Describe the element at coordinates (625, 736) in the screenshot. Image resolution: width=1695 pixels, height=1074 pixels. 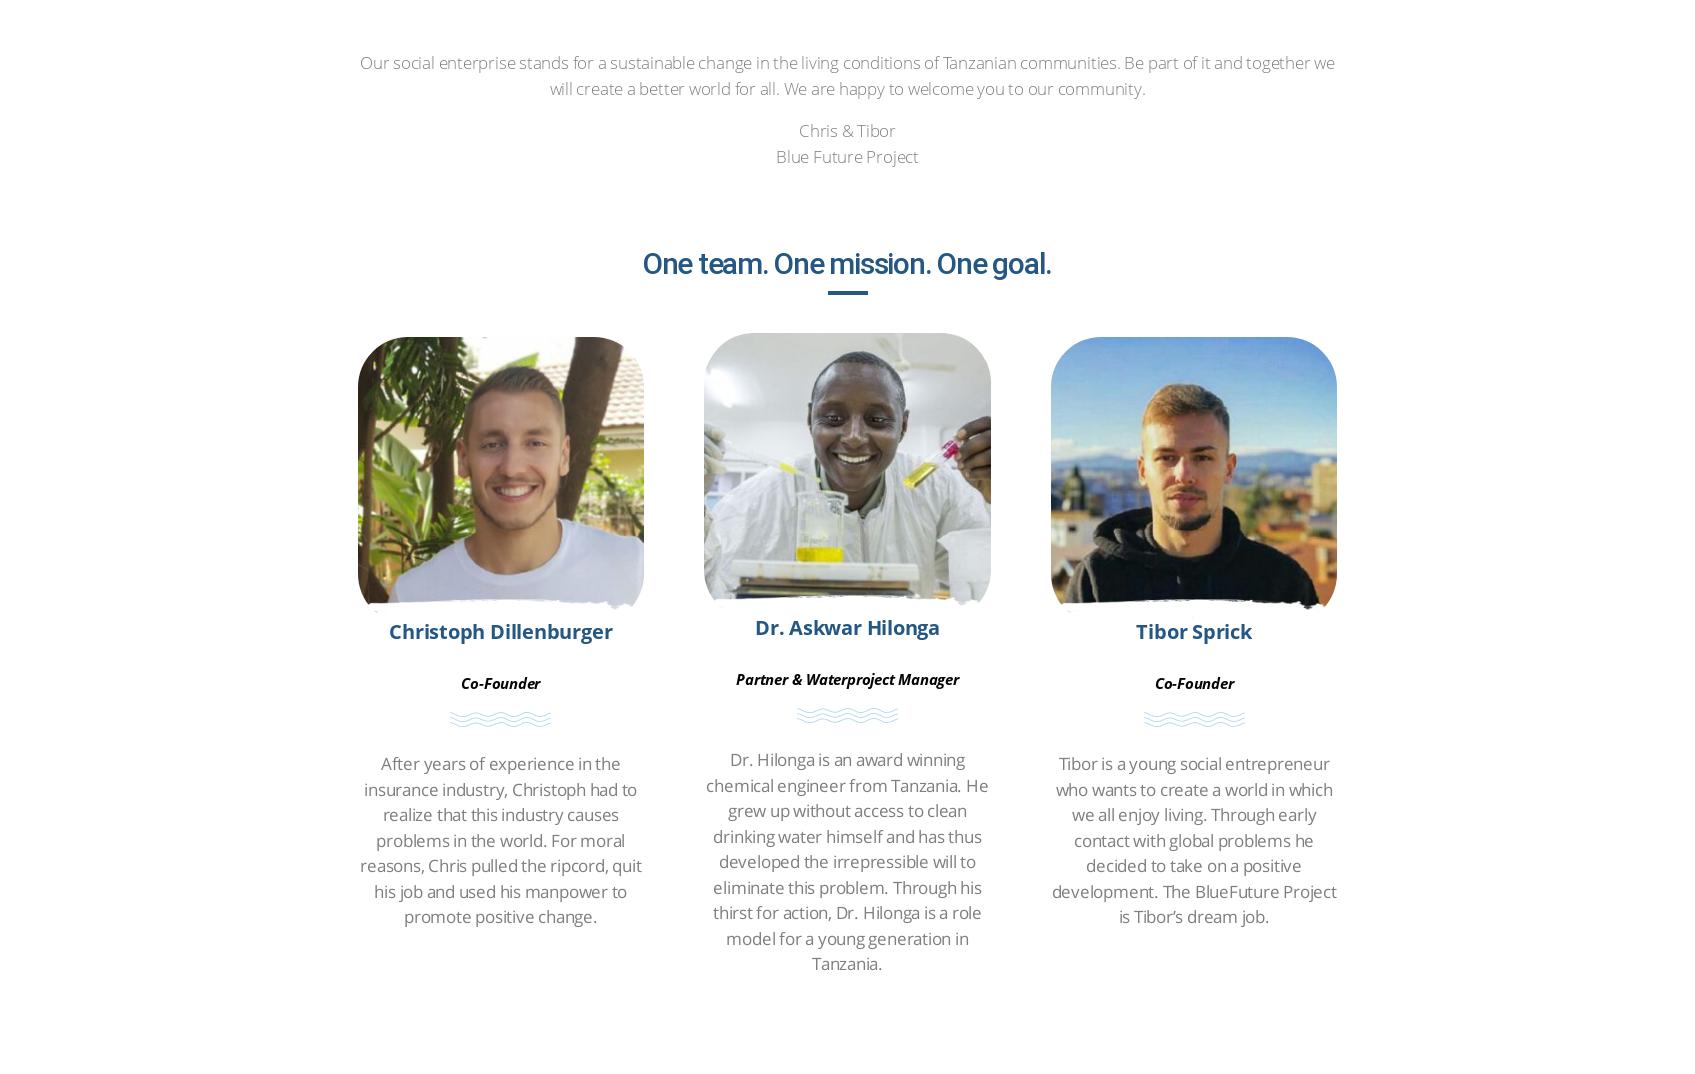
I see `'contact'` at that location.